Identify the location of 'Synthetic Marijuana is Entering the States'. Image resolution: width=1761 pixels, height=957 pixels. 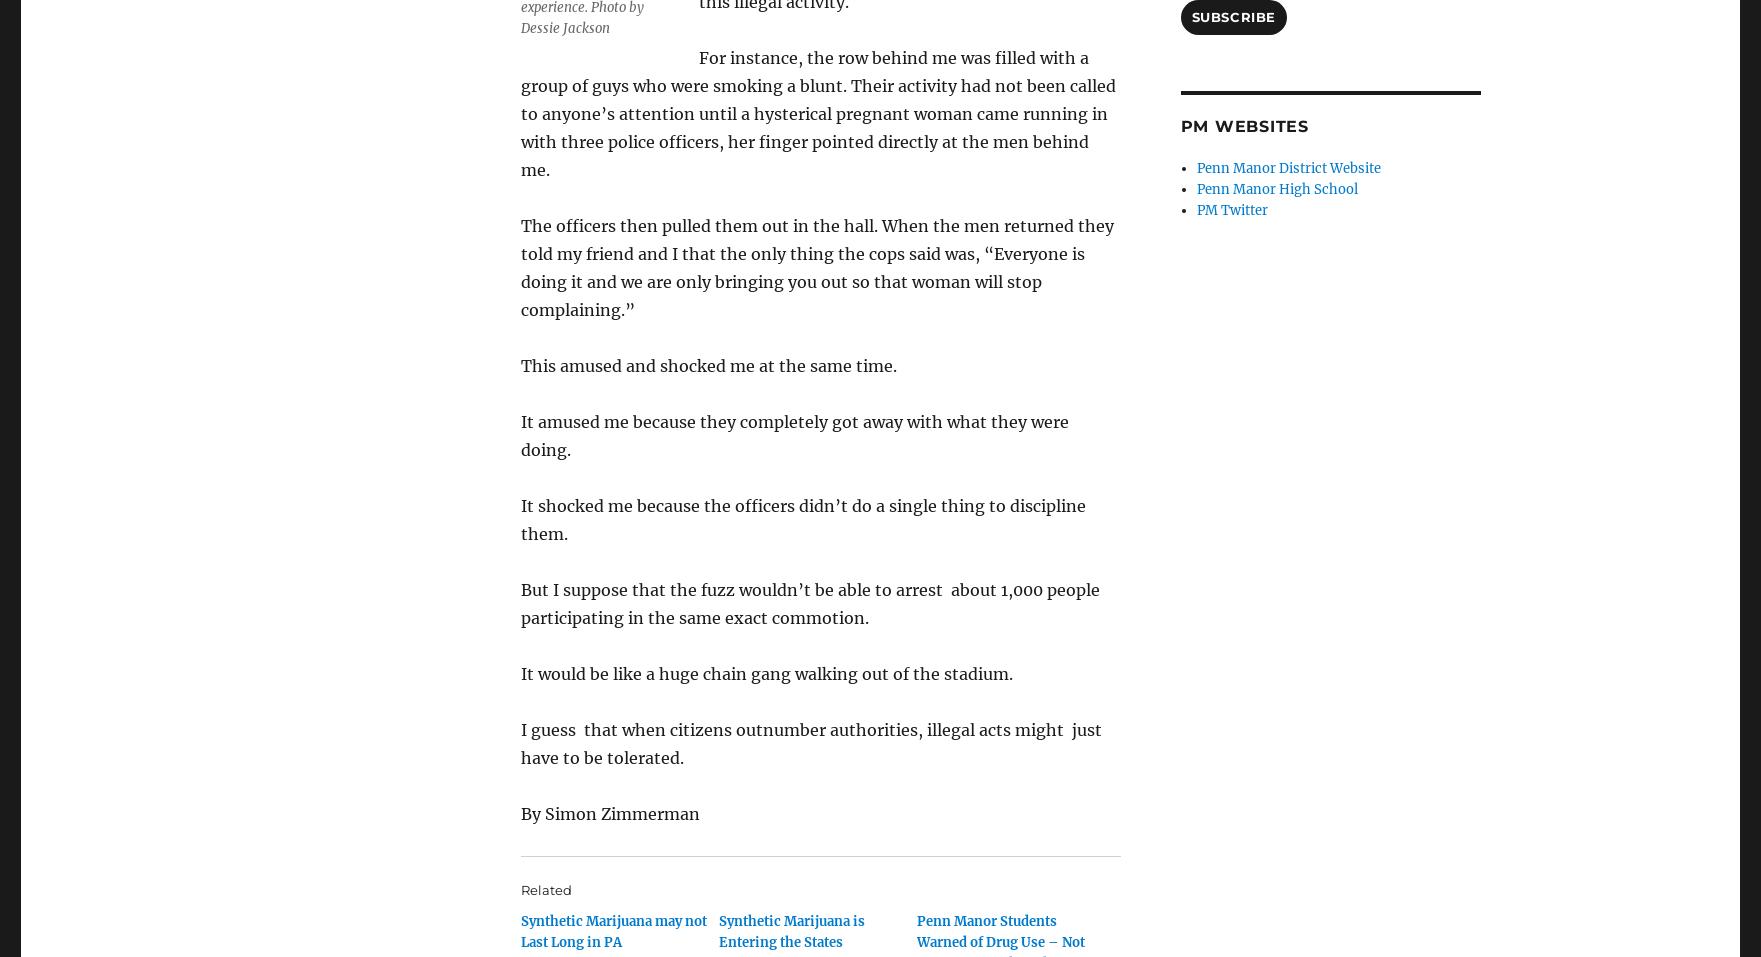
(791, 932).